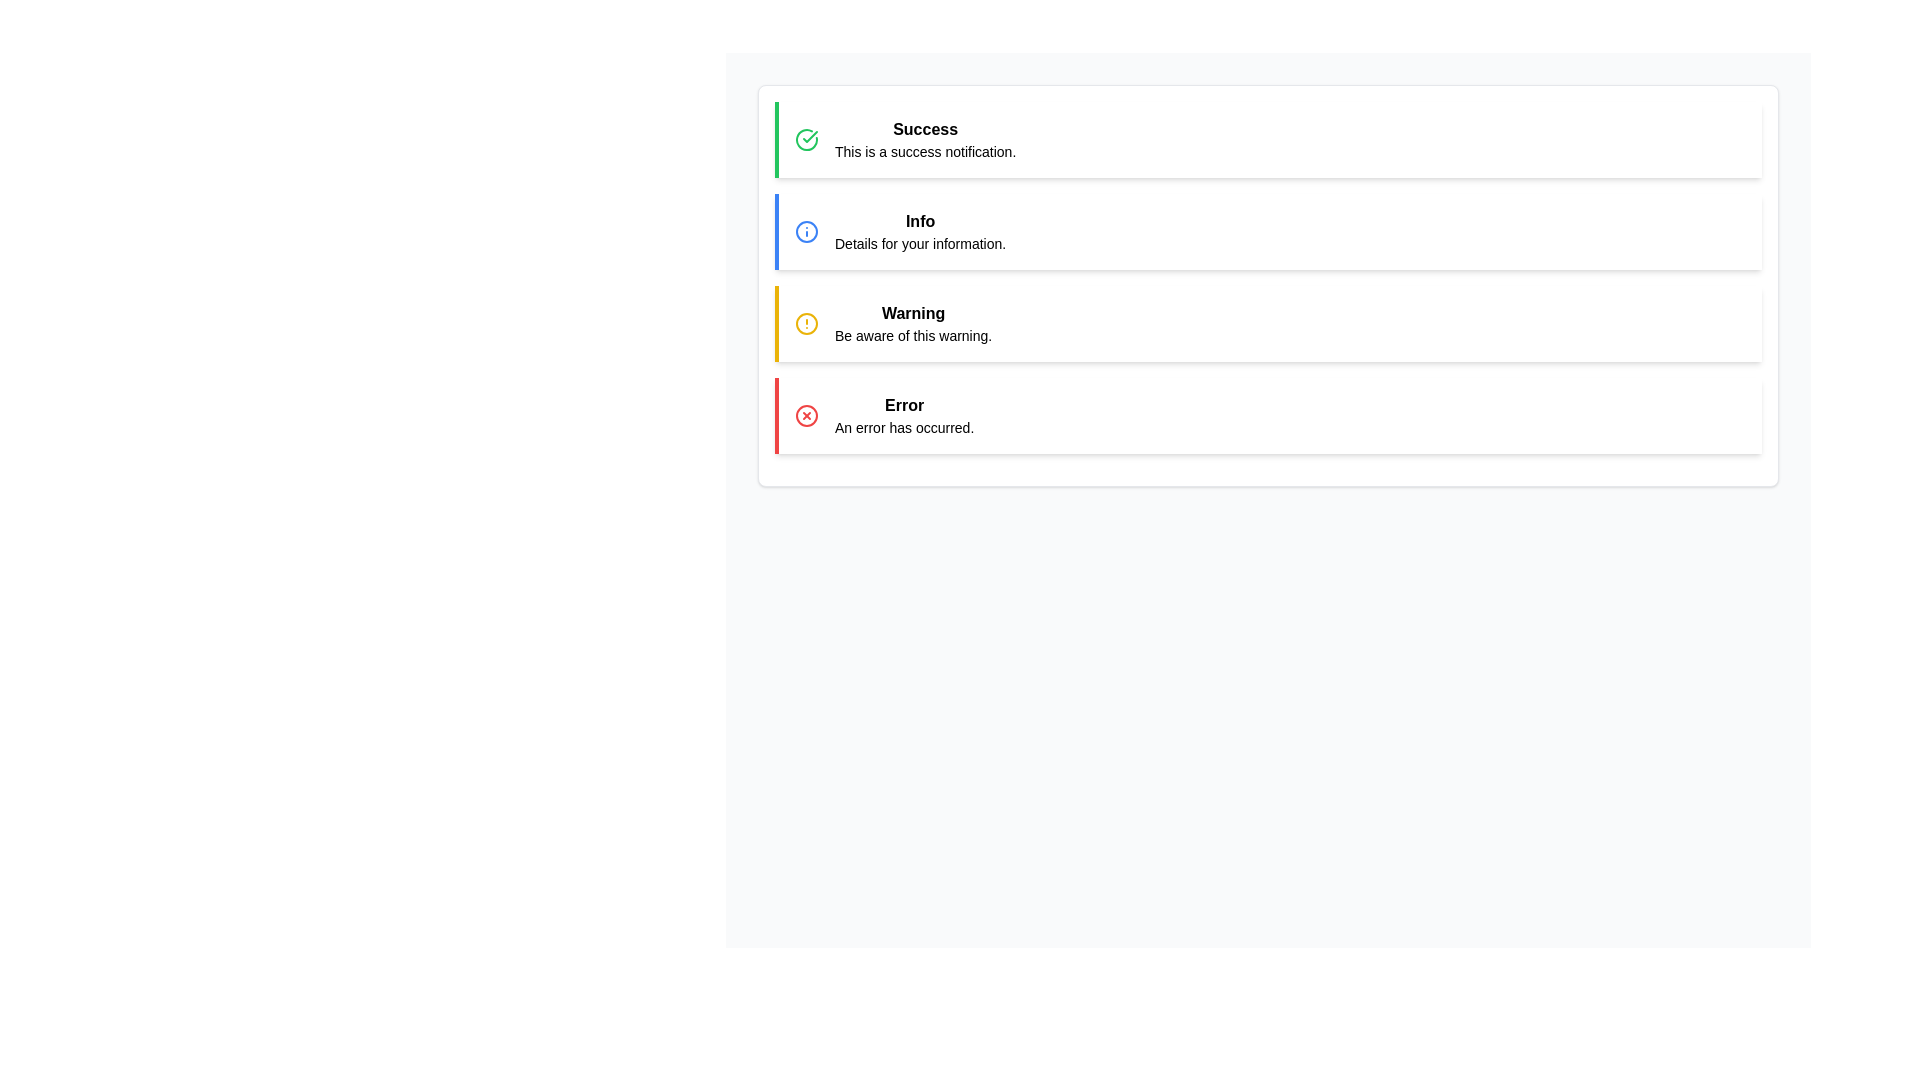  I want to click on the Circle element in the SVG graphic that contributes to the 'Info' notification icon, located next to the 'Info' message, so click(806, 230).